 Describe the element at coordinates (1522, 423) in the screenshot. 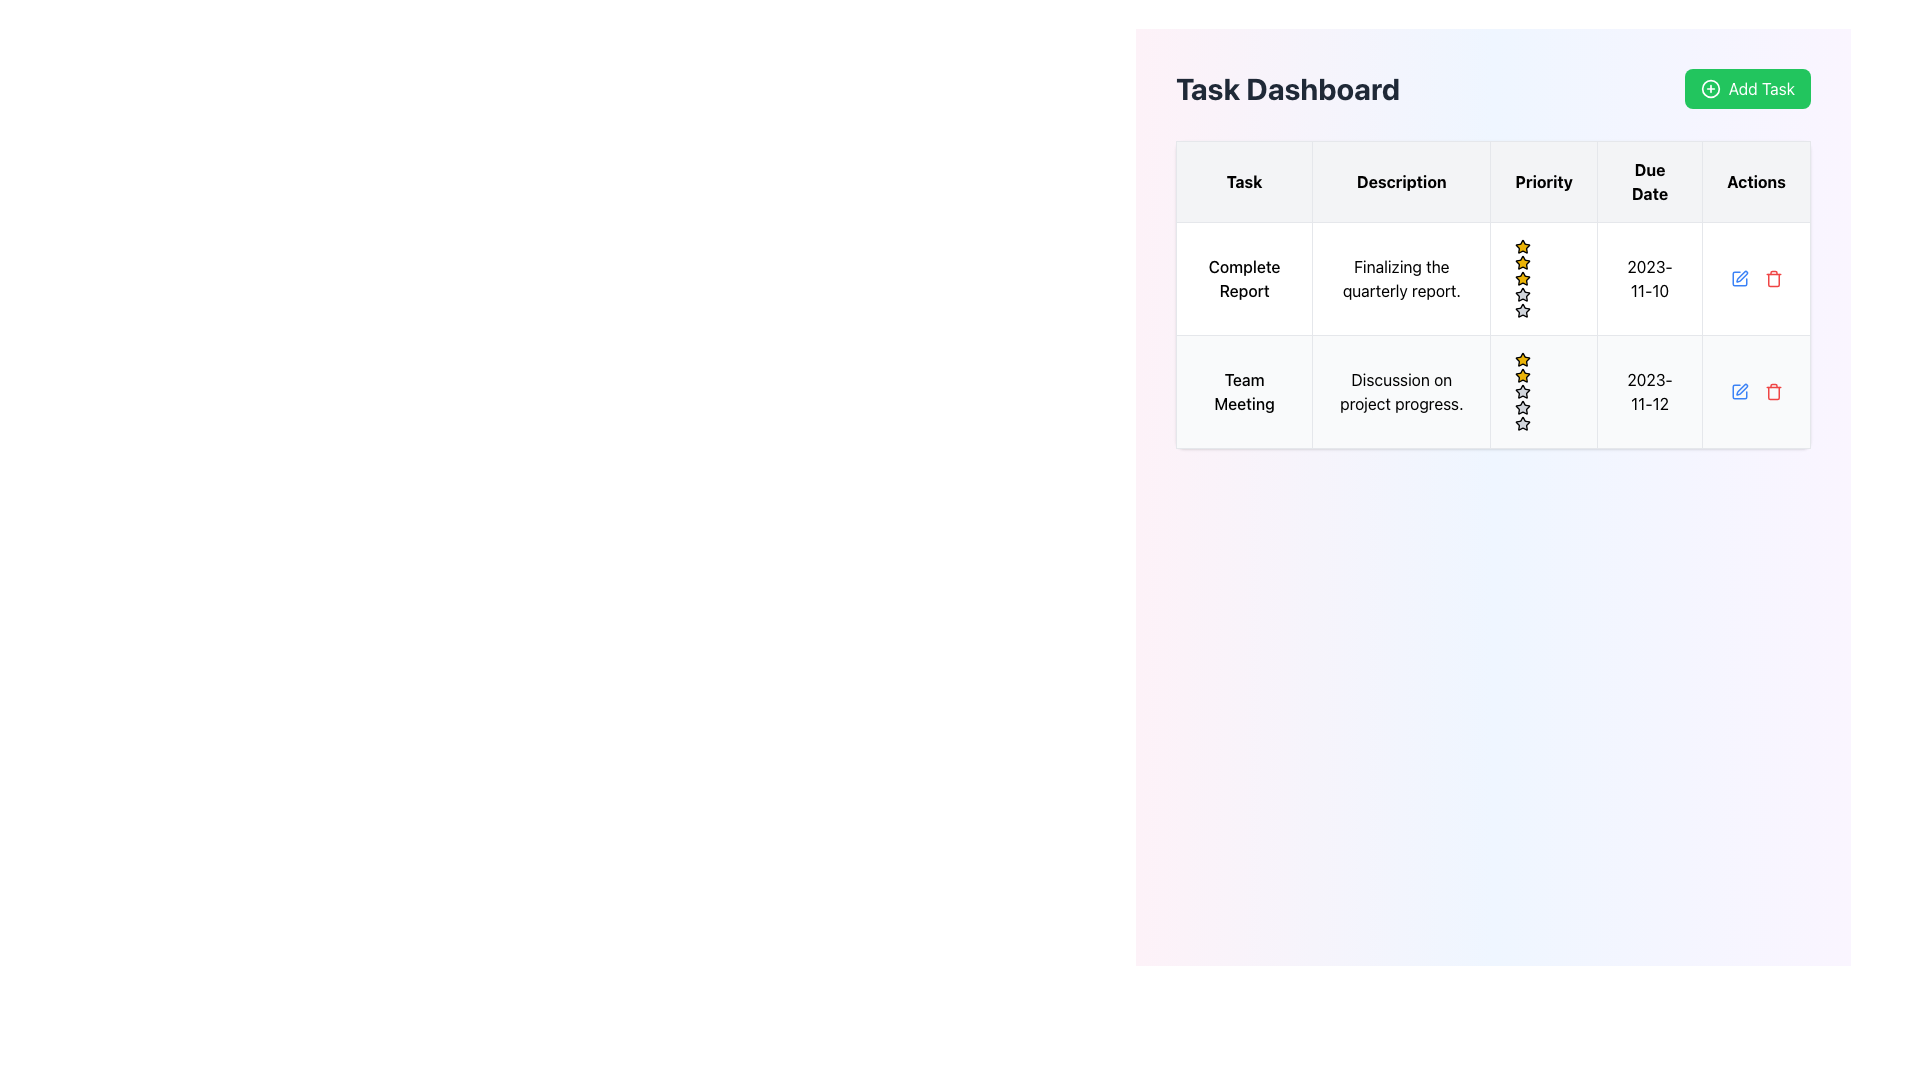

I see `the seventh star icon in the 'Priority' column of the second row in the table by clicking on it` at that location.